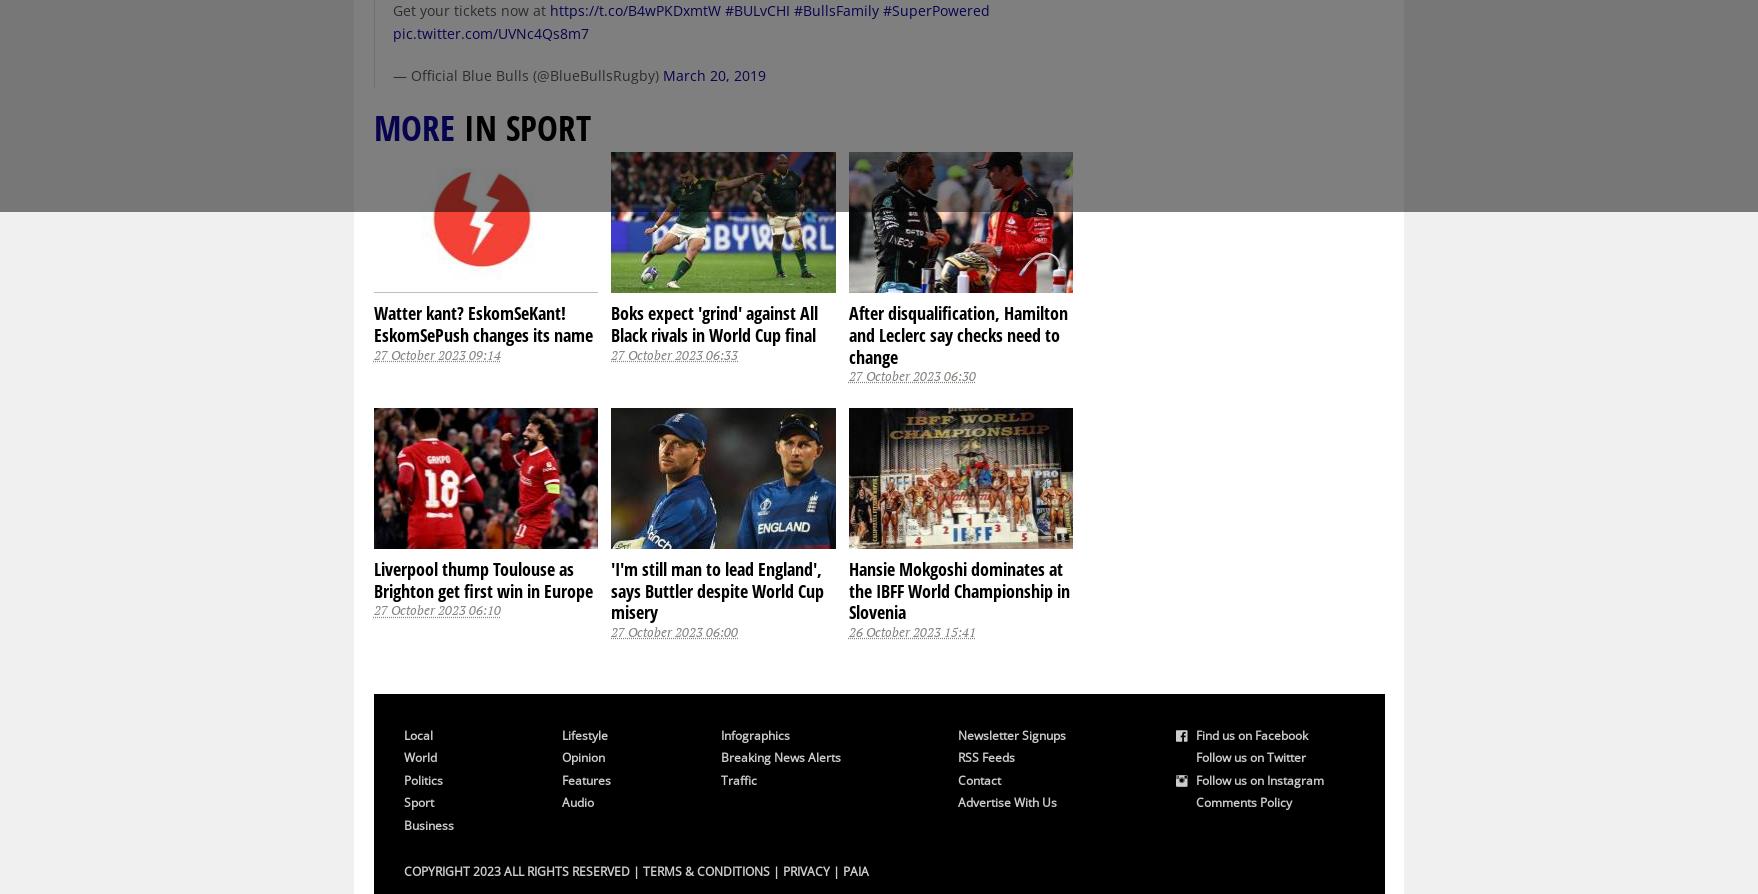 This screenshot has height=894, width=1758. What do you see at coordinates (705, 869) in the screenshot?
I see `'Terms & Conditions'` at bounding box center [705, 869].